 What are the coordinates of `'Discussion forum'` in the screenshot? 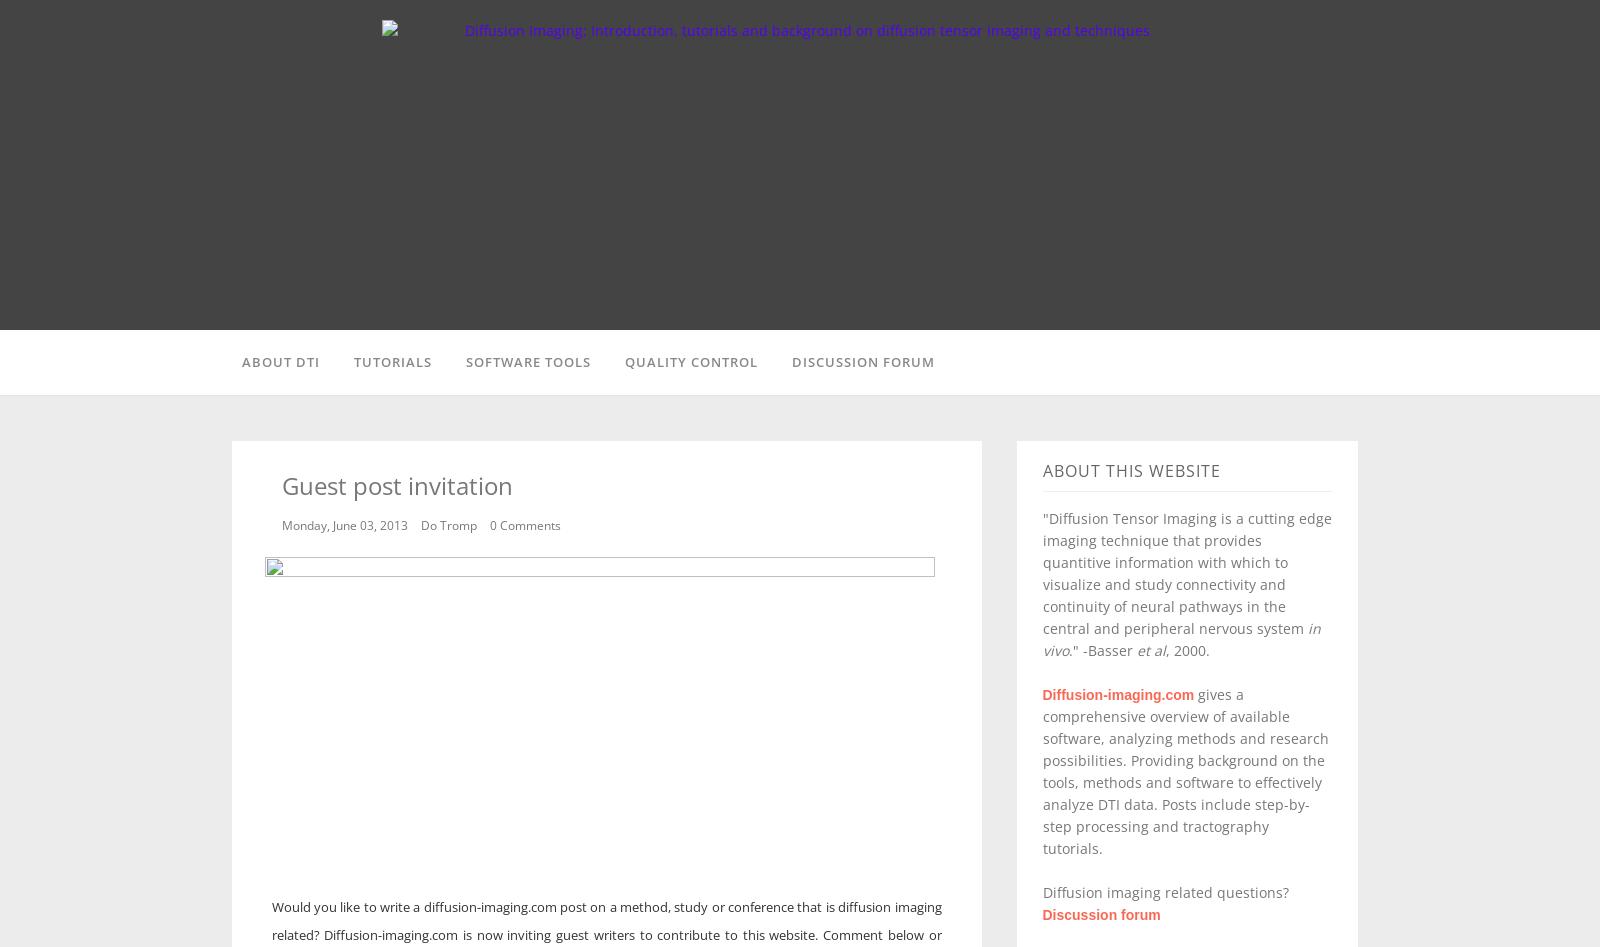 It's located at (1100, 913).